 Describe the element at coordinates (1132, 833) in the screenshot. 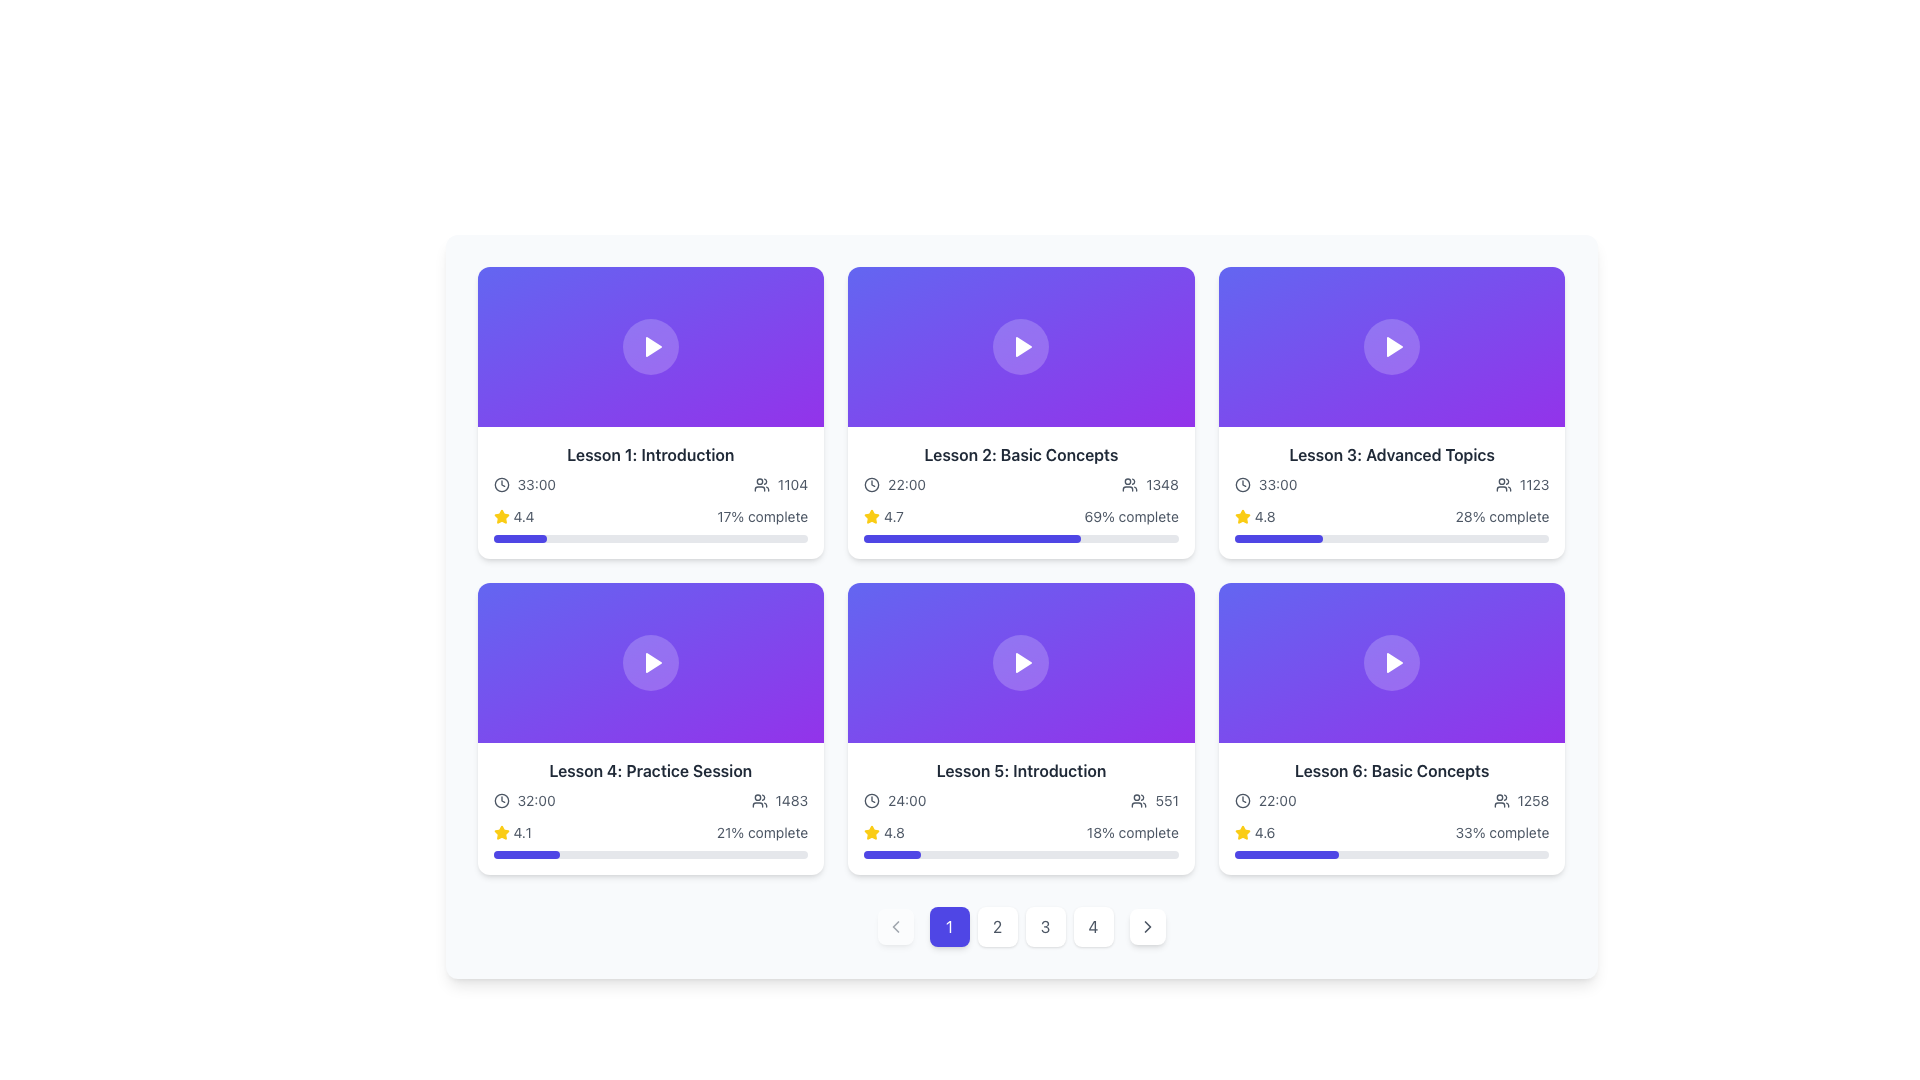

I see `text content of the Text Label displaying '18% complete' located in the bottom-right corner of the card for 'Lesson 5: Introduction'` at that location.